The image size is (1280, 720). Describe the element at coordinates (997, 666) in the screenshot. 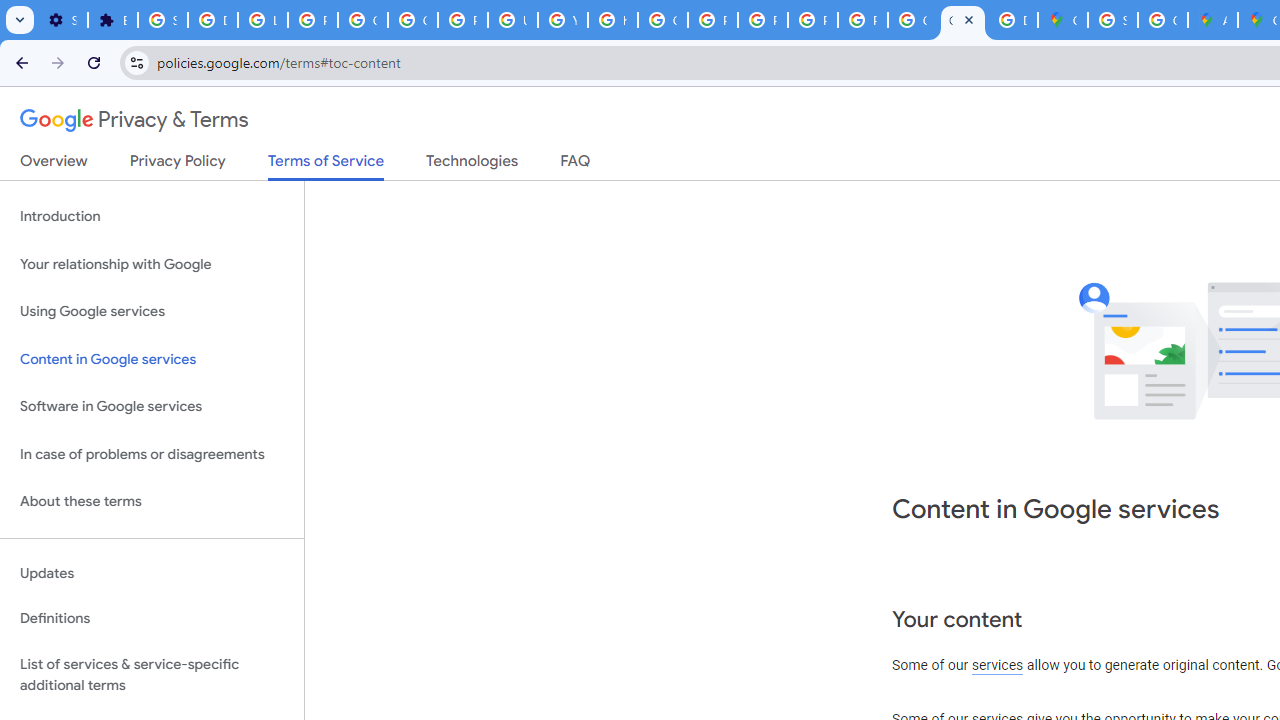

I see `'services'` at that location.